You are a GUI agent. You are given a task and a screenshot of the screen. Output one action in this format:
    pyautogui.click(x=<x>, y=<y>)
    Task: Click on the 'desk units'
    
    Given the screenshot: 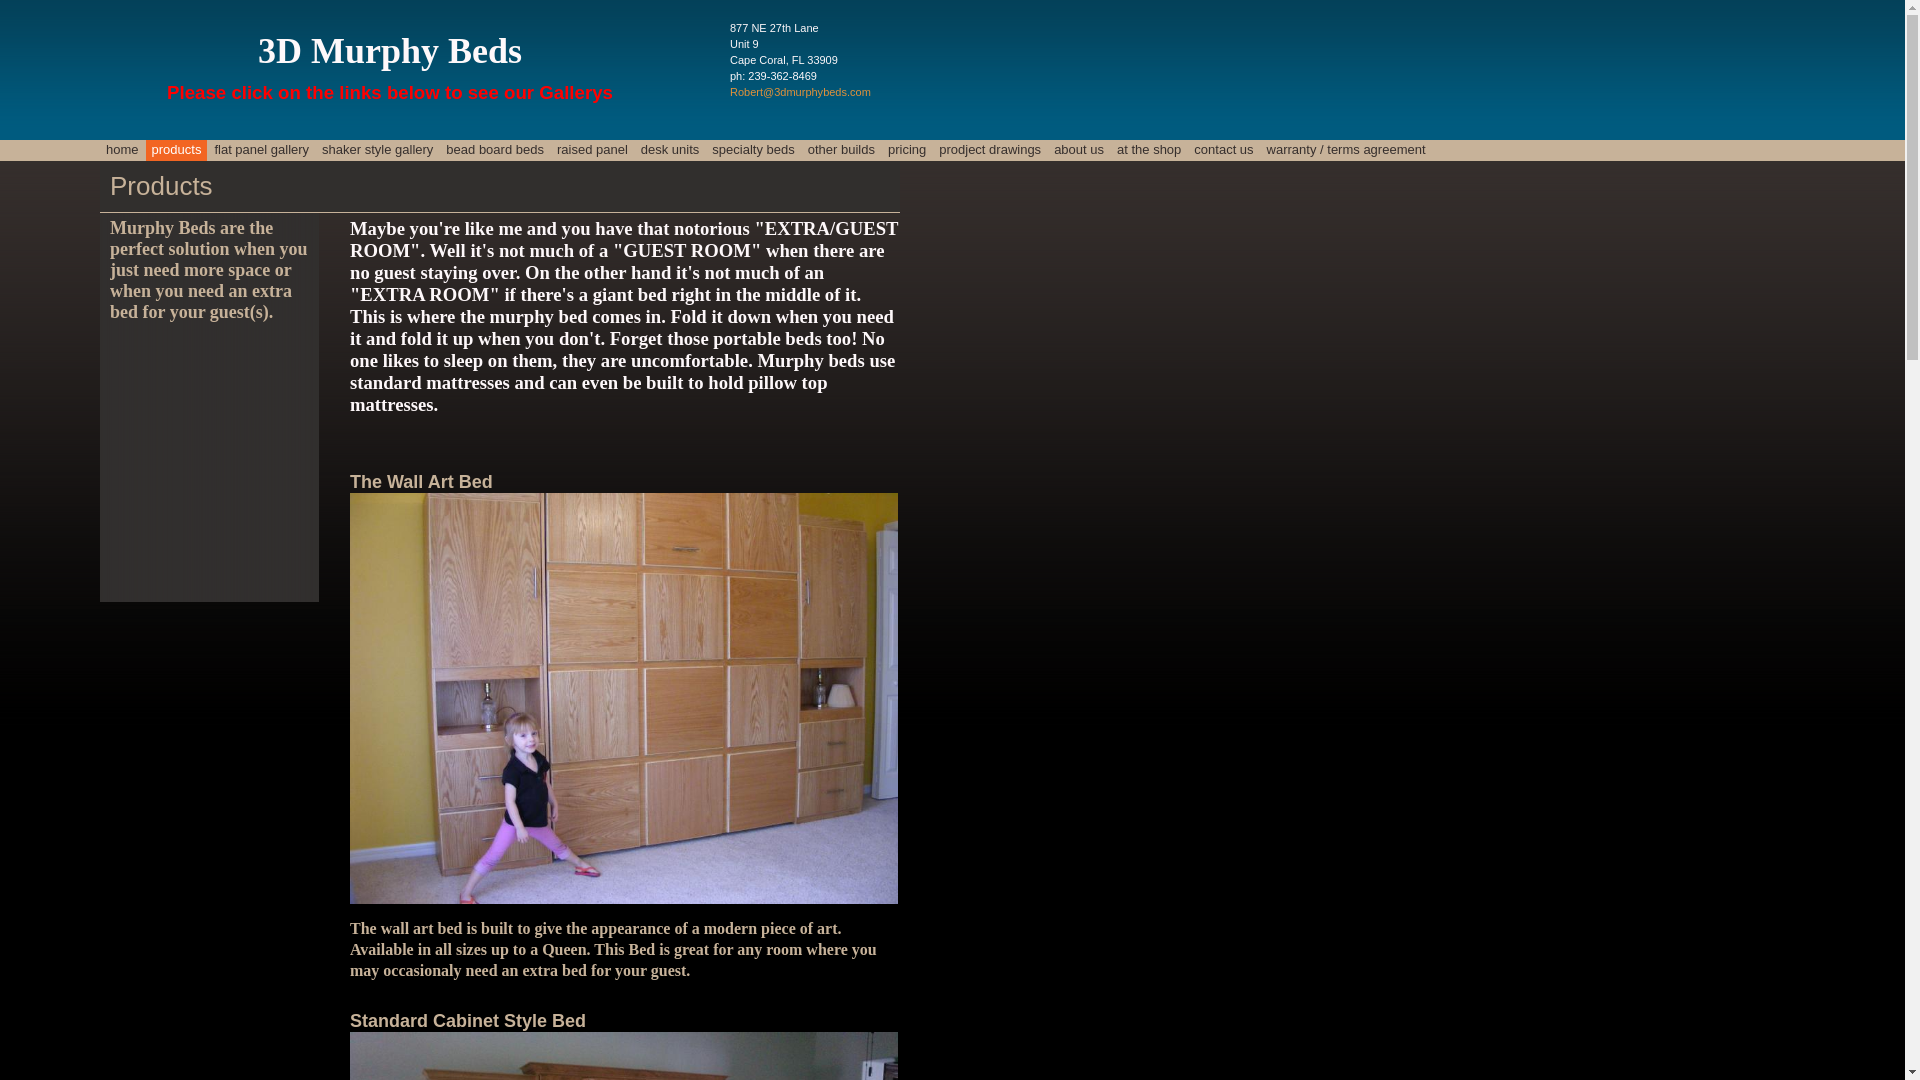 What is the action you would take?
    pyautogui.click(x=633, y=149)
    